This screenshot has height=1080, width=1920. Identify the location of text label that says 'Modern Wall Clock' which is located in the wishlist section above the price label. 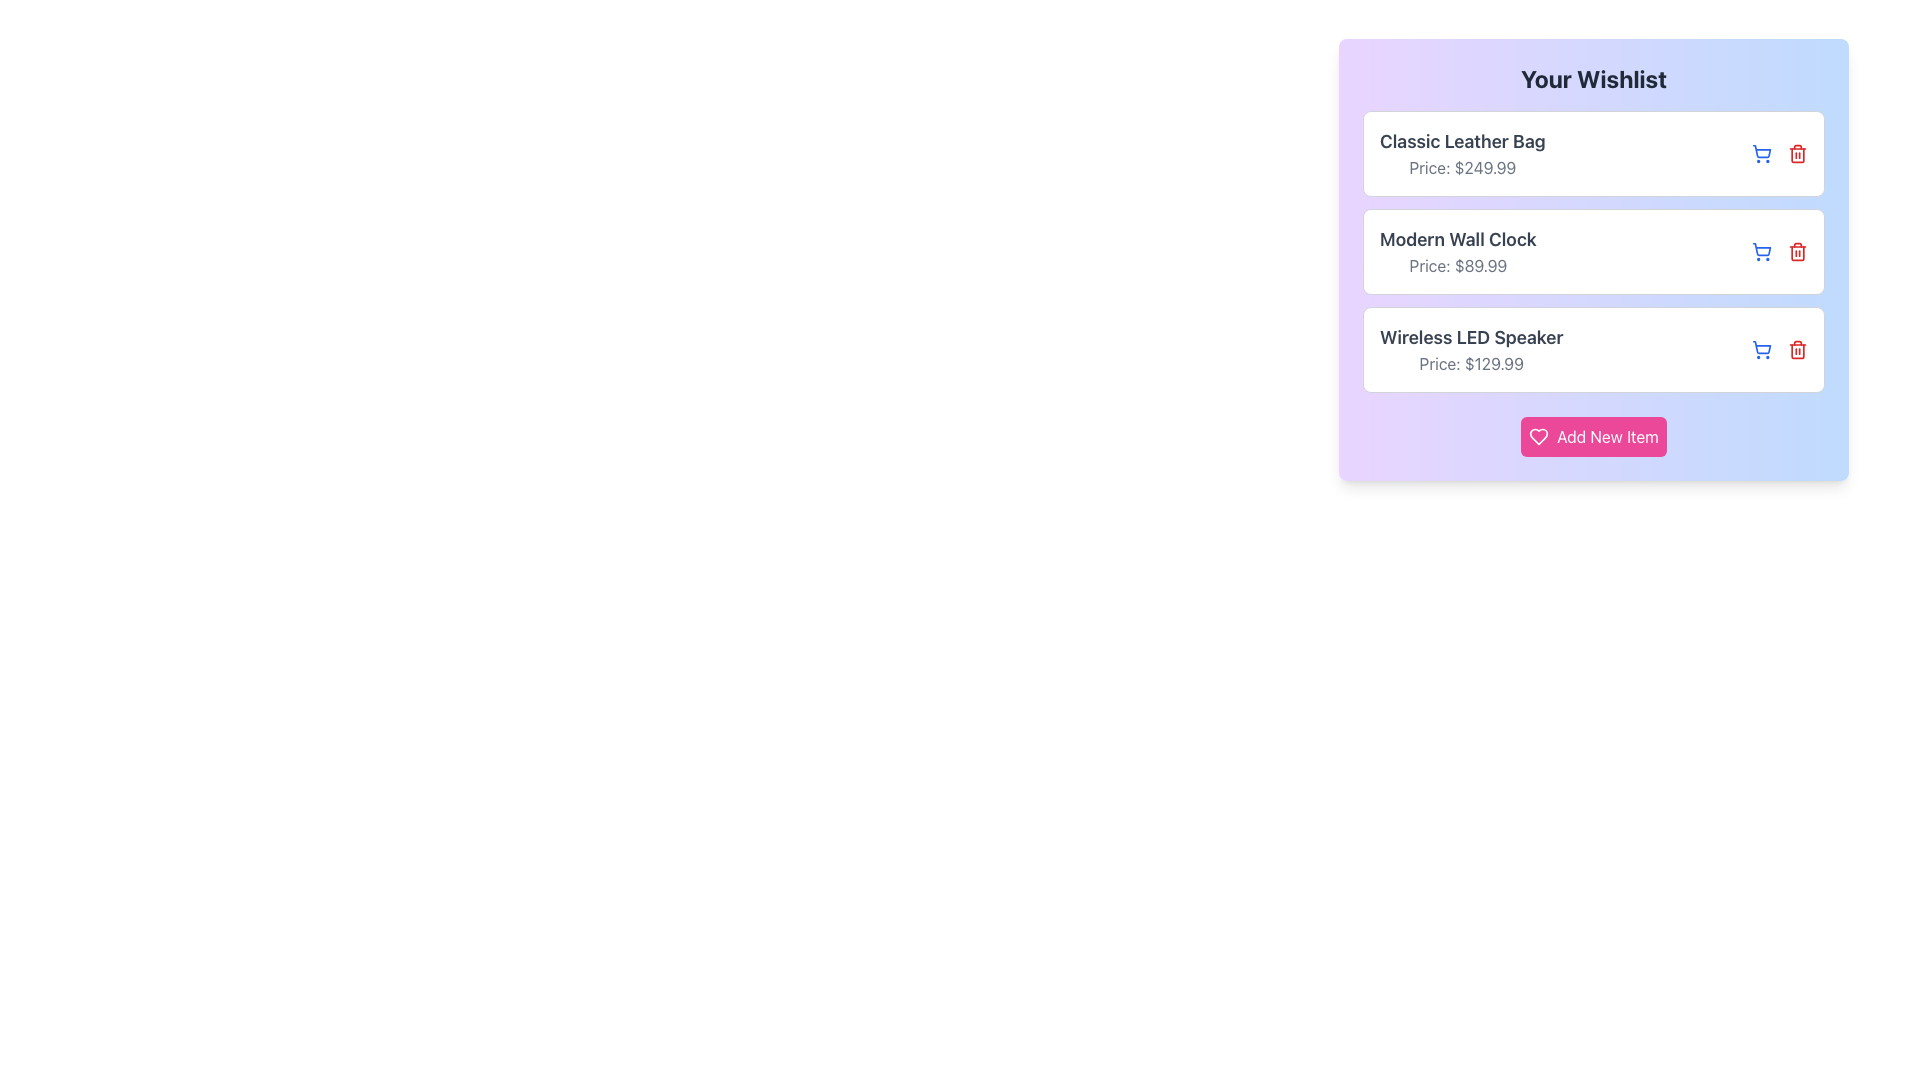
(1458, 238).